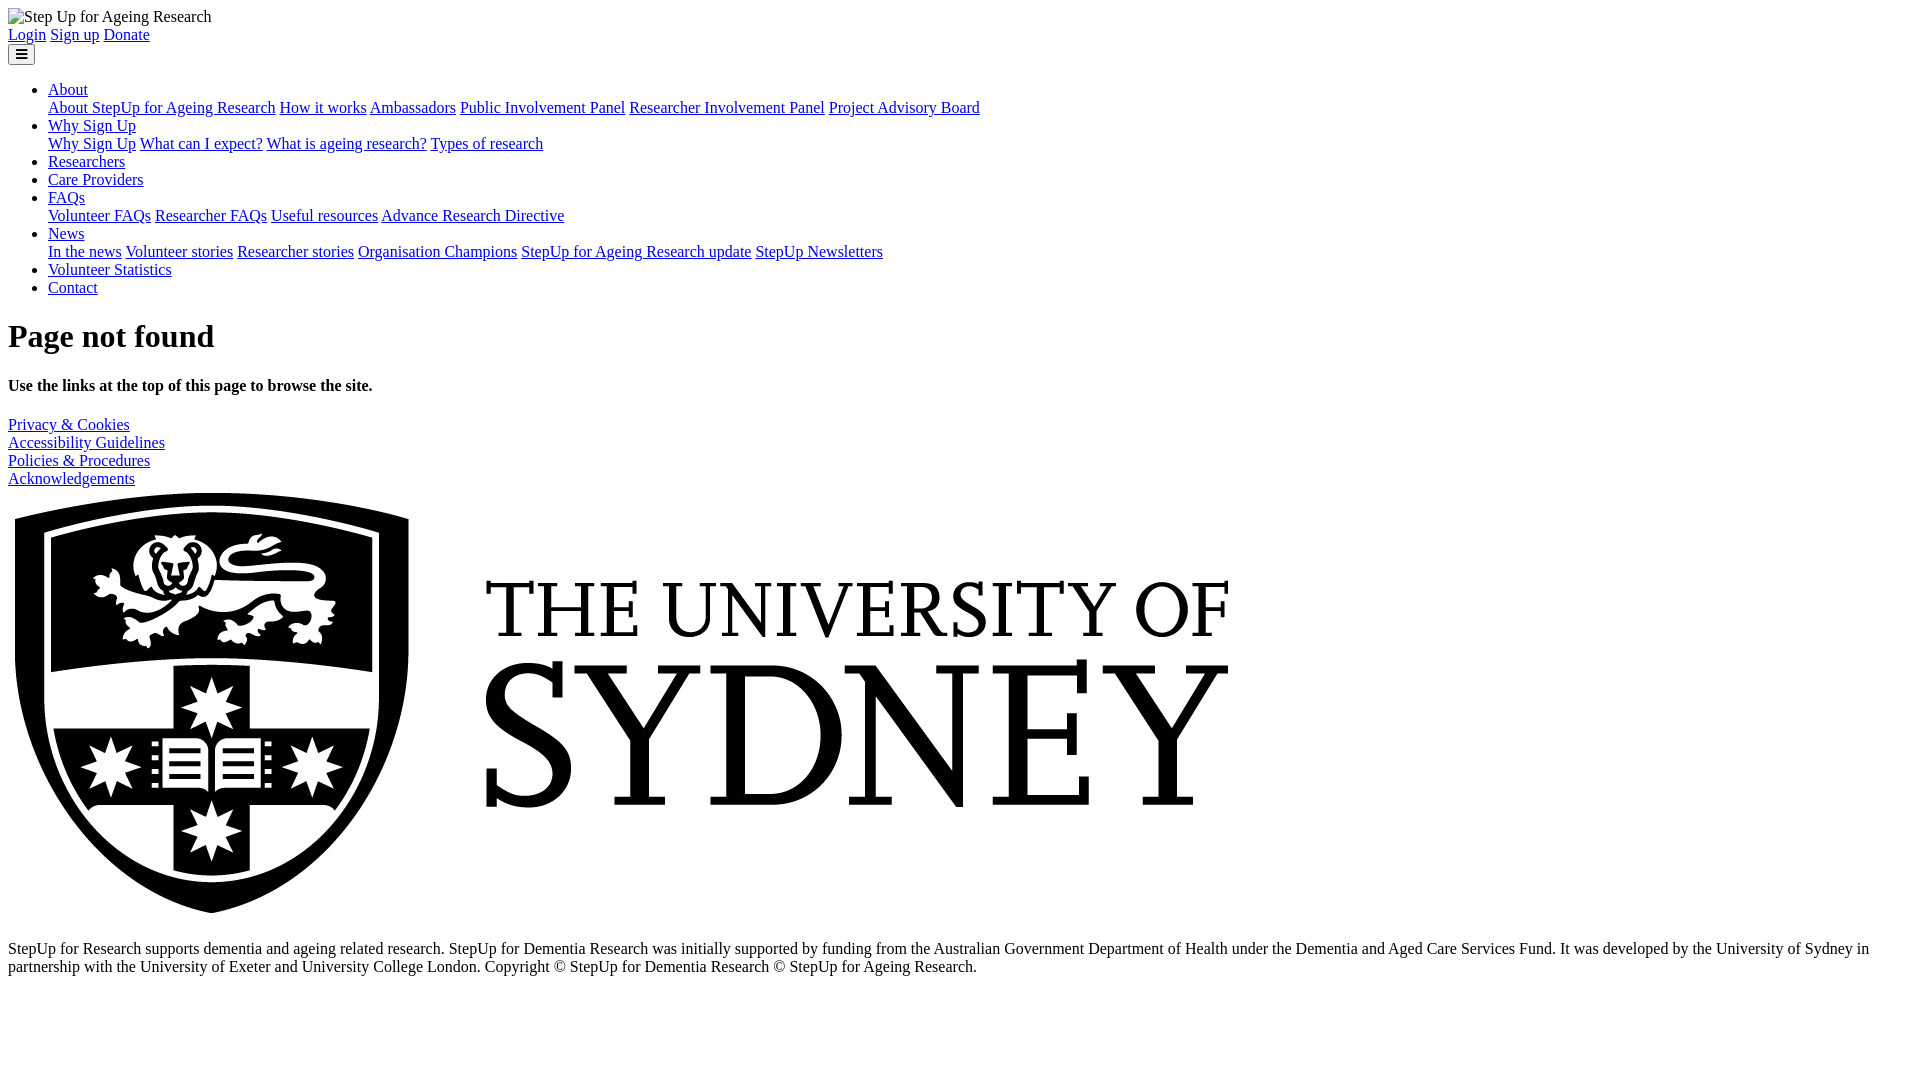  Describe the element at coordinates (109, 268) in the screenshot. I see `'Volunteer Statistics'` at that location.